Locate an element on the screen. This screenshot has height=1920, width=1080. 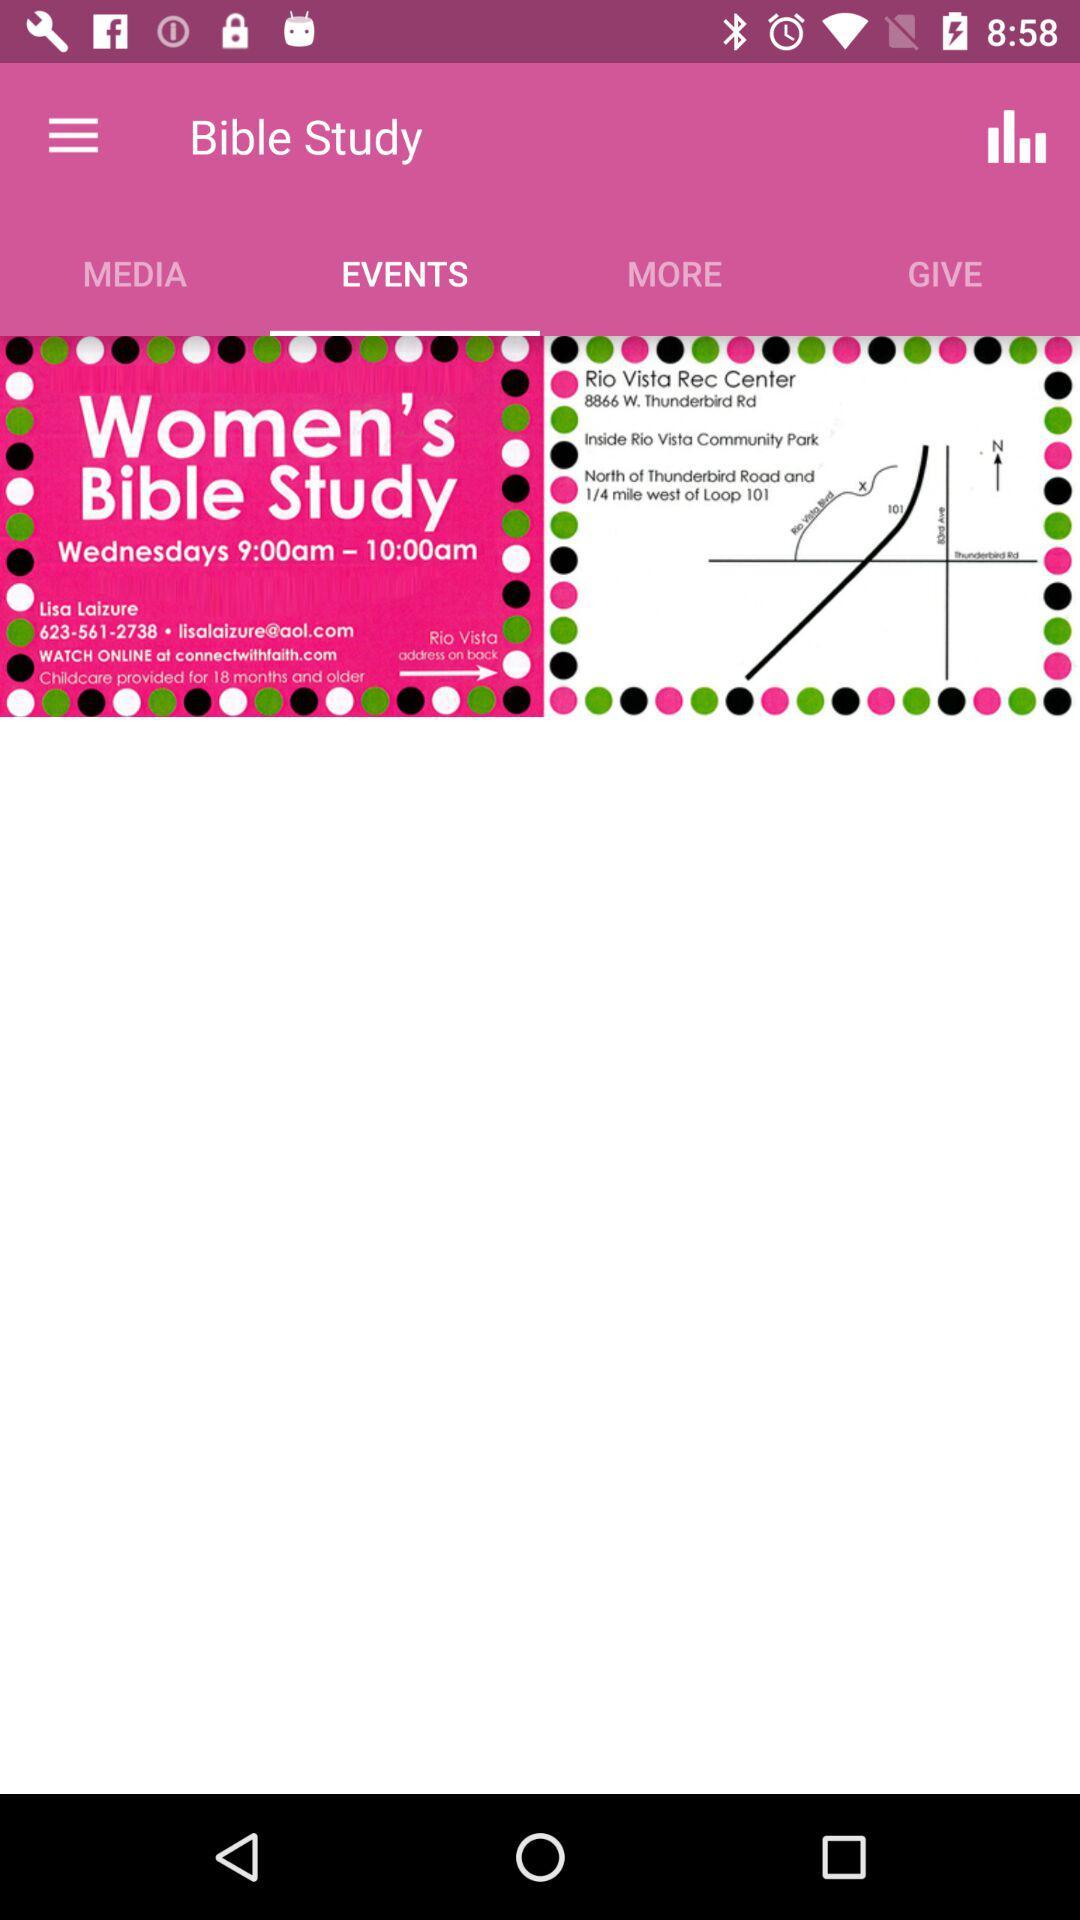
item to the right of more is located at coordinates (1017, 135).